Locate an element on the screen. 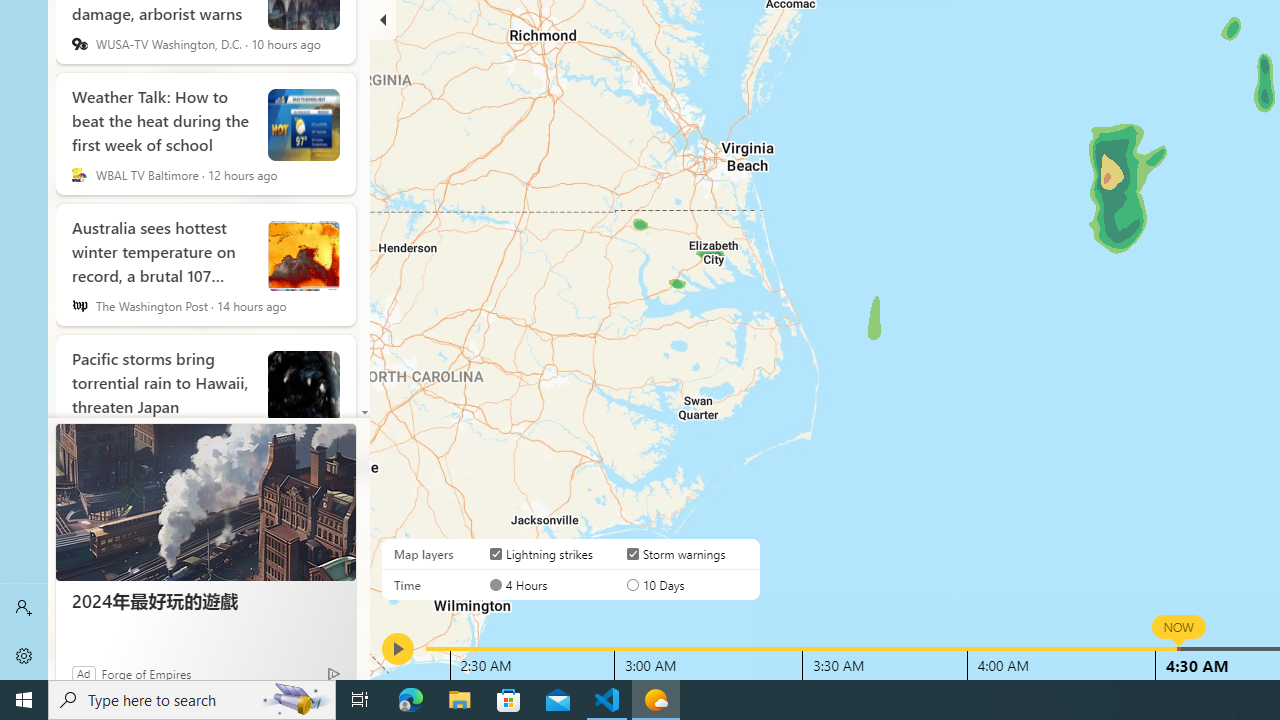  'Settings' is located at coordinates (24, 655).